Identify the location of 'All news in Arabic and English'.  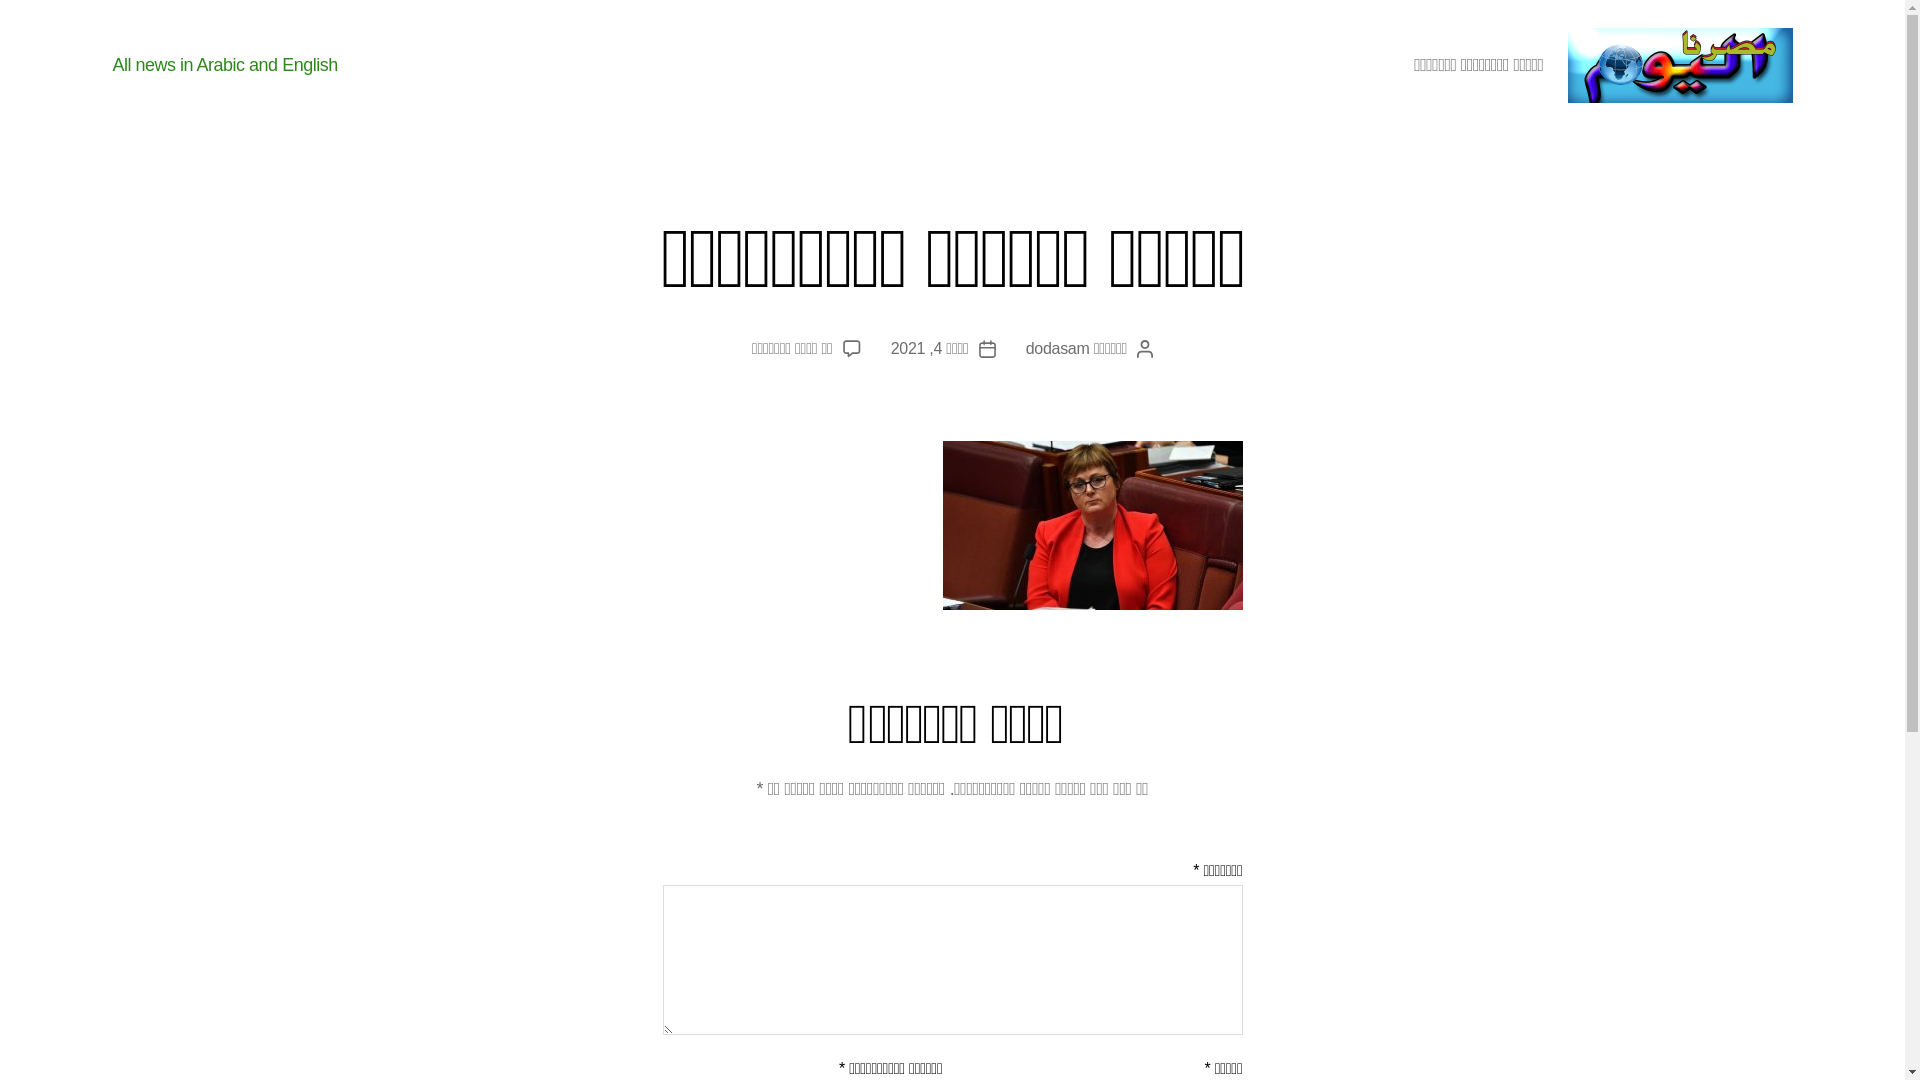
(224, 64).